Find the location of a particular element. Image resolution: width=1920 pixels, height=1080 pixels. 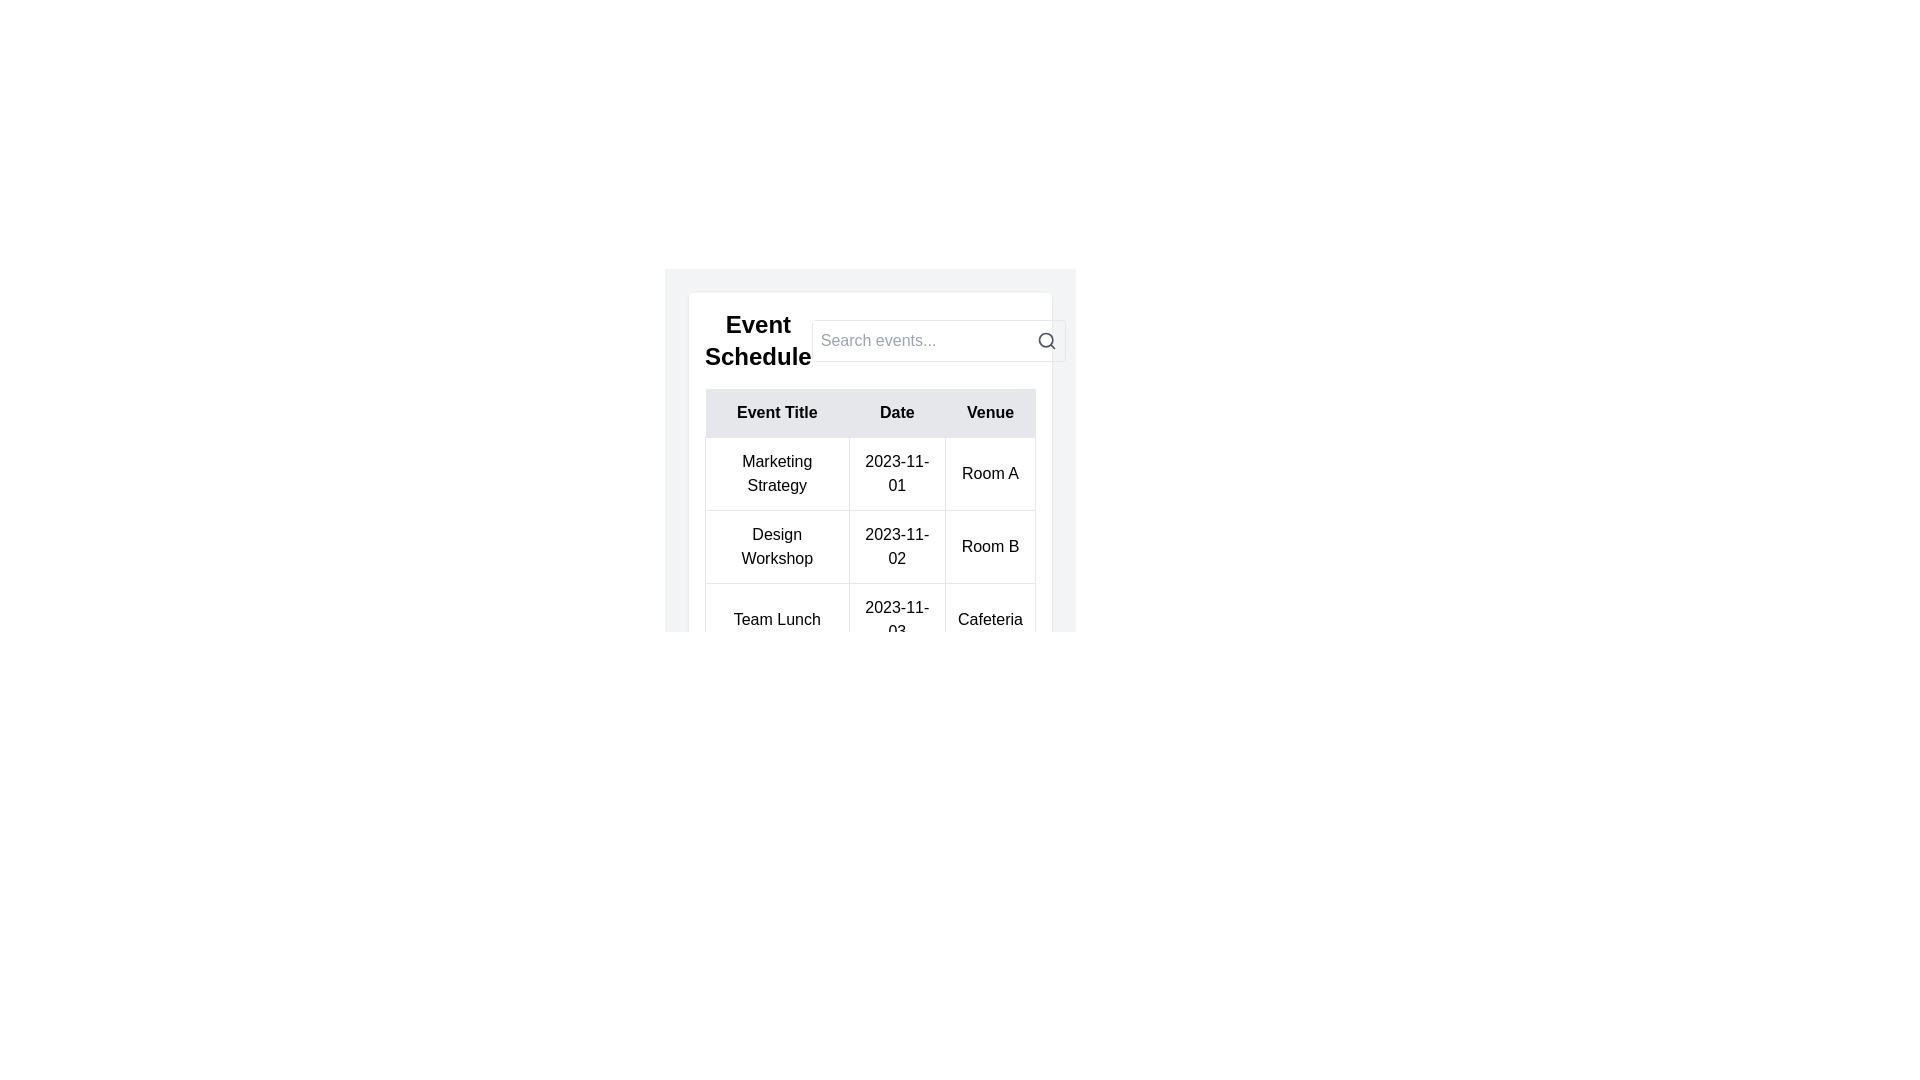

the 'Venue' column header in the table, which is the third column header located within the 'Event Schedule' card is located at coordinates (990, 412).